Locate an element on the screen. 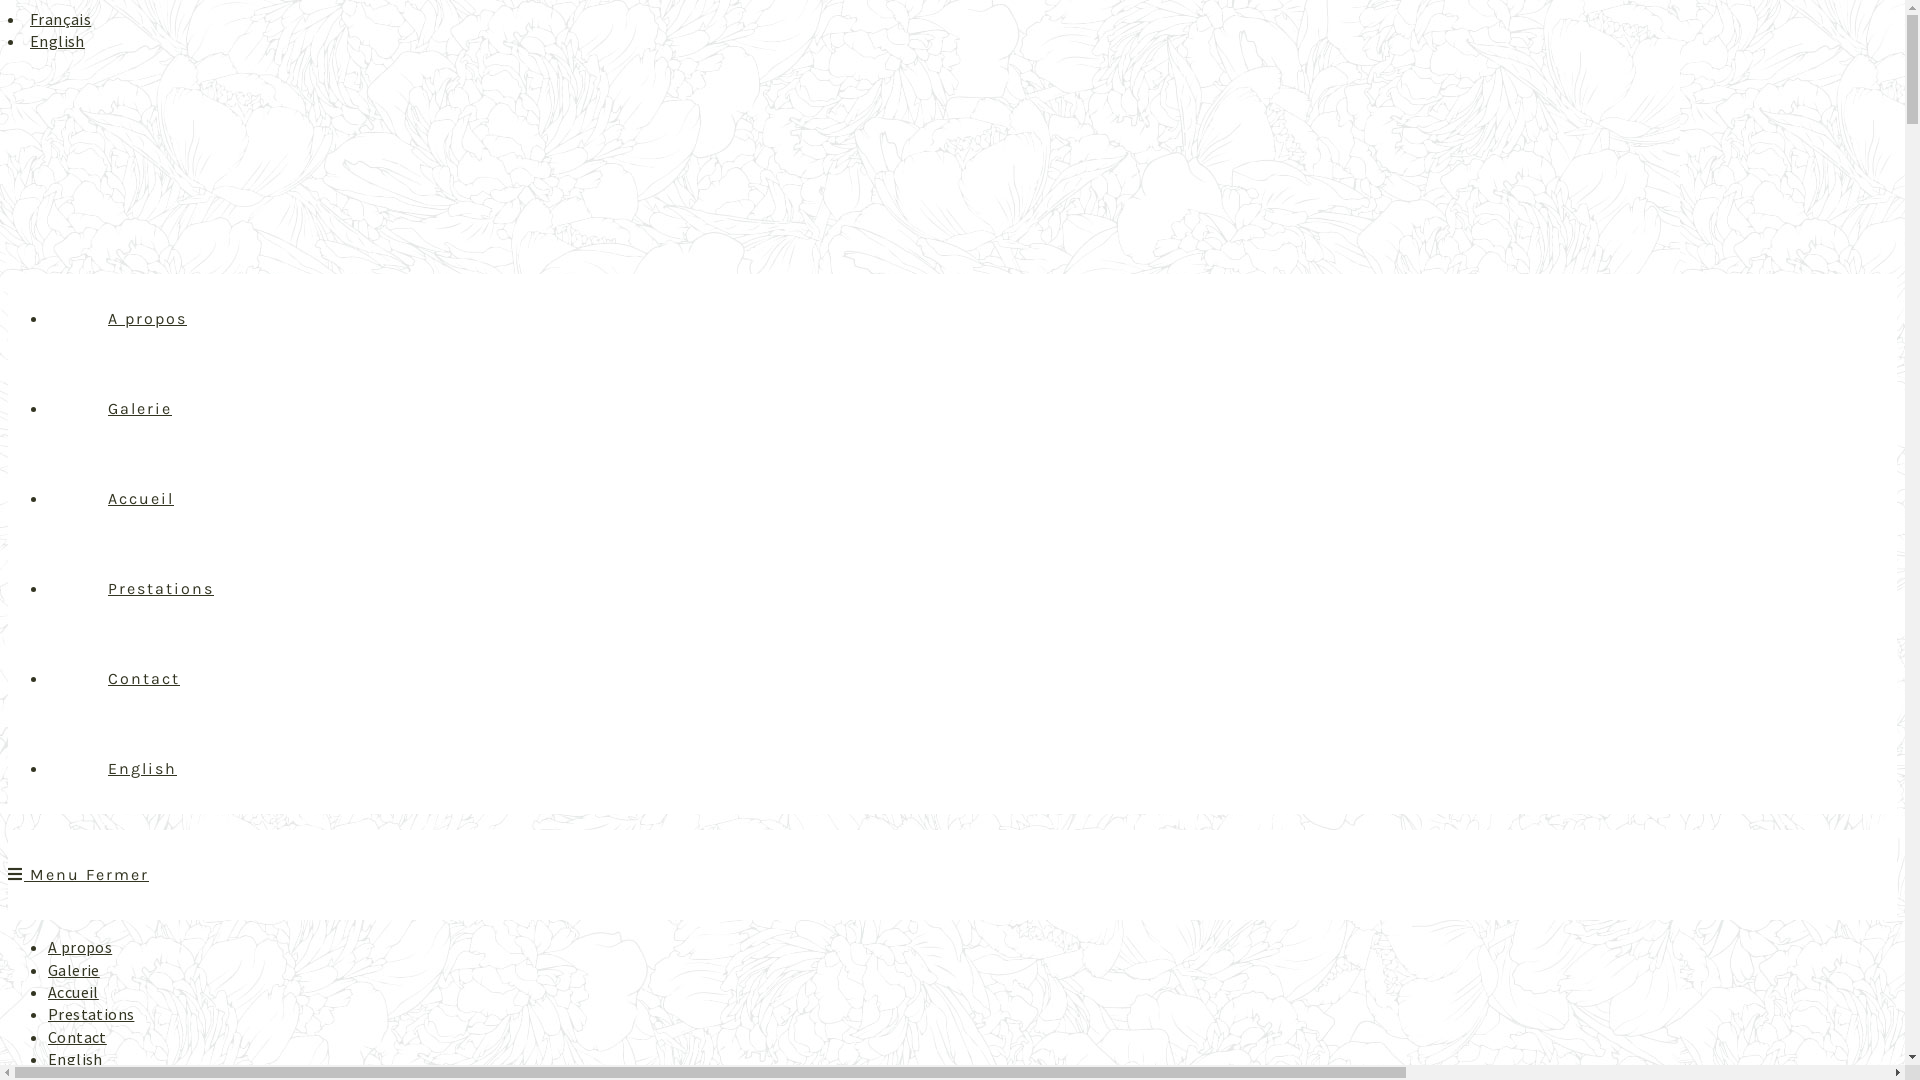 The width and height of the screenshot is (1920, 1080). 'Skip to content' is located at coordinates (7, 7).